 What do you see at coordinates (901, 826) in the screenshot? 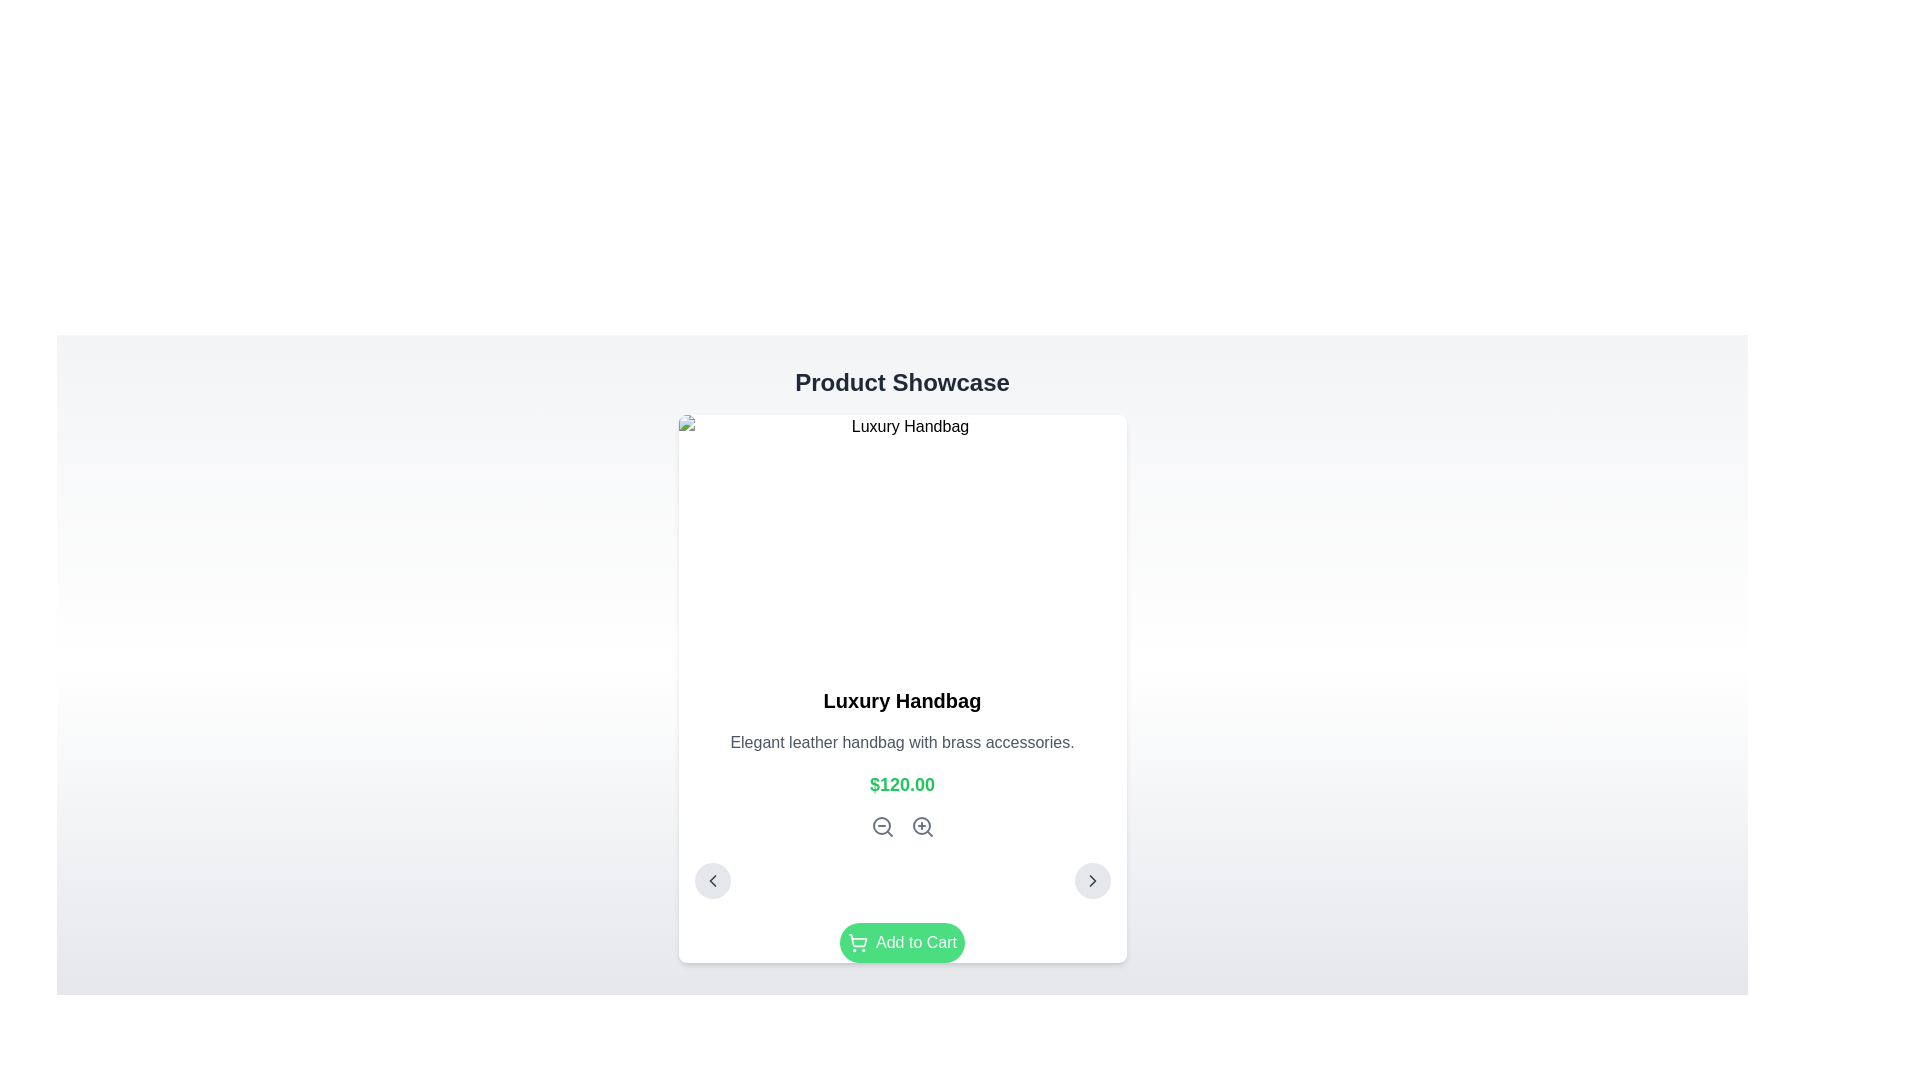
I see `the left button (magnifying glass with a minus sign) in the zoom controller group located below the price text ($120.00) in the product details card to zoom out` at bounding box center [901, 826].